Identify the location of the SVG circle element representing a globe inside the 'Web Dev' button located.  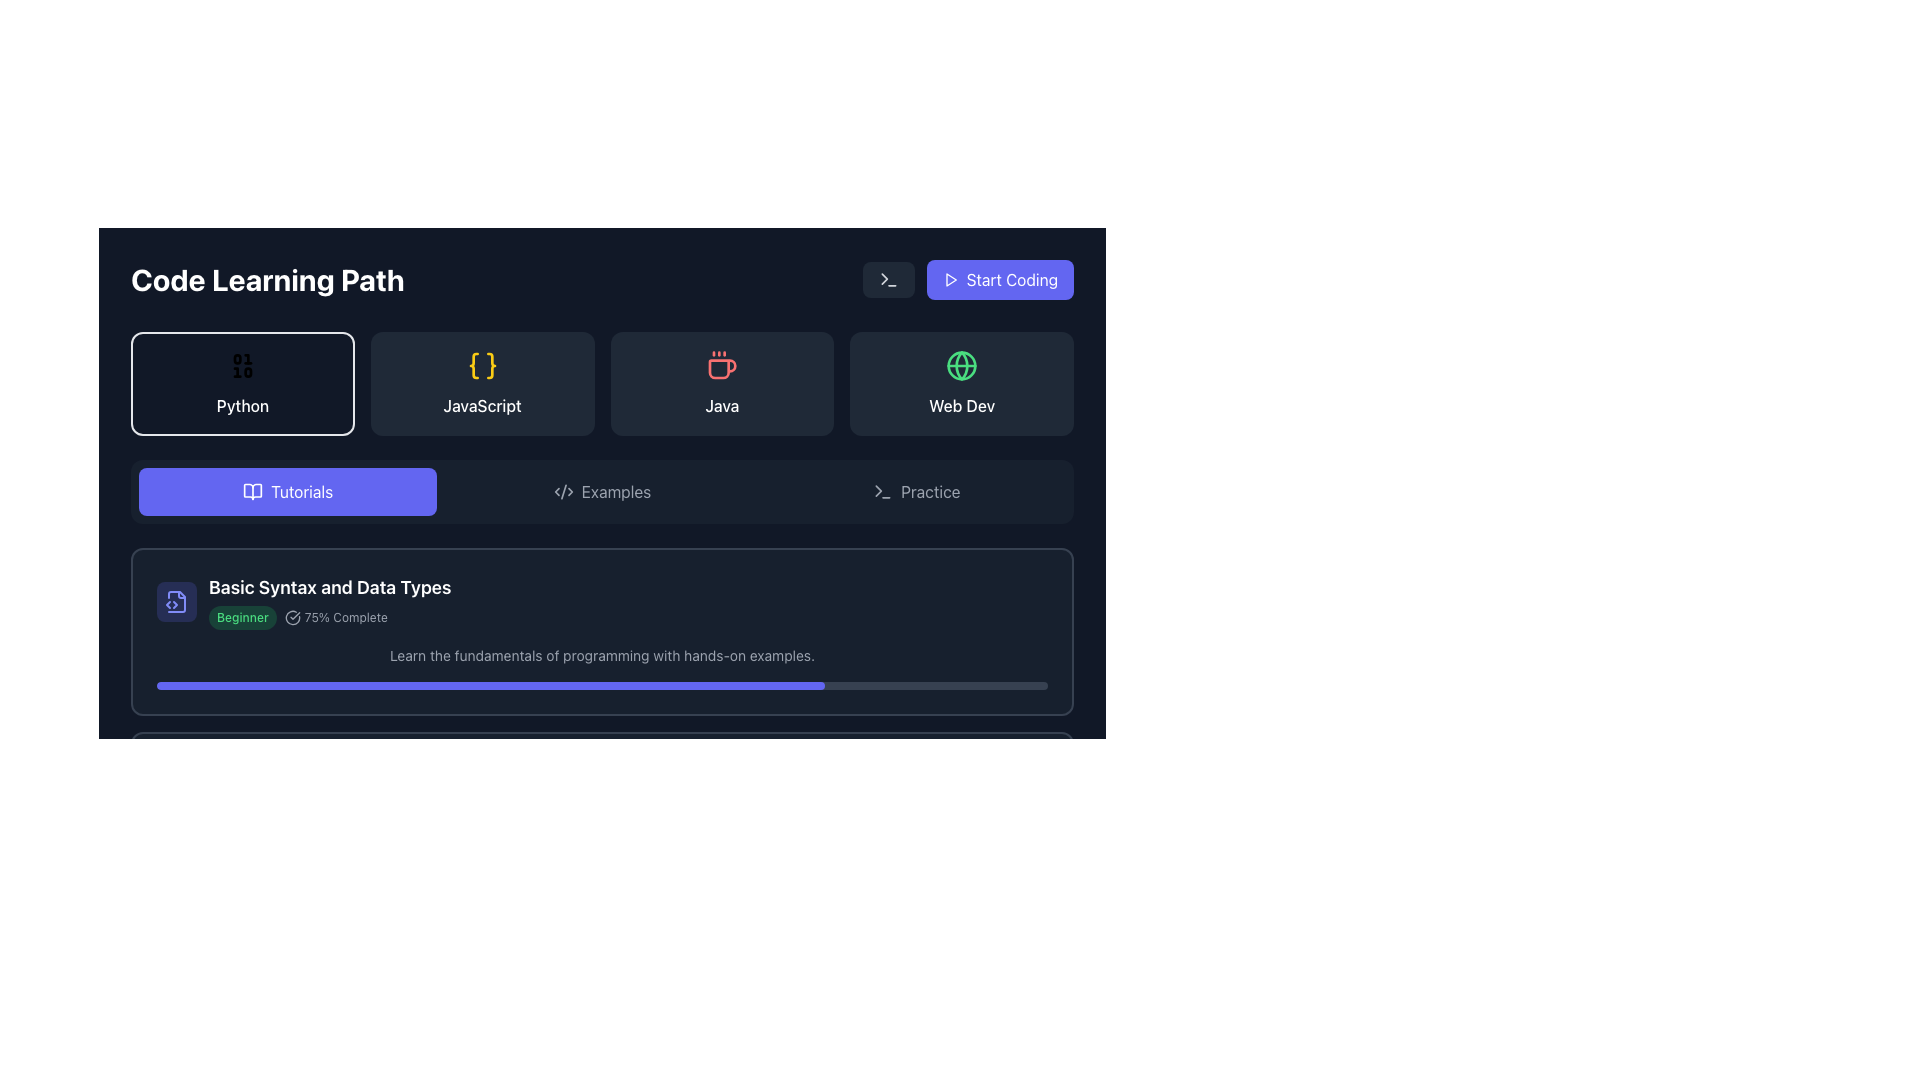
(962, 366).